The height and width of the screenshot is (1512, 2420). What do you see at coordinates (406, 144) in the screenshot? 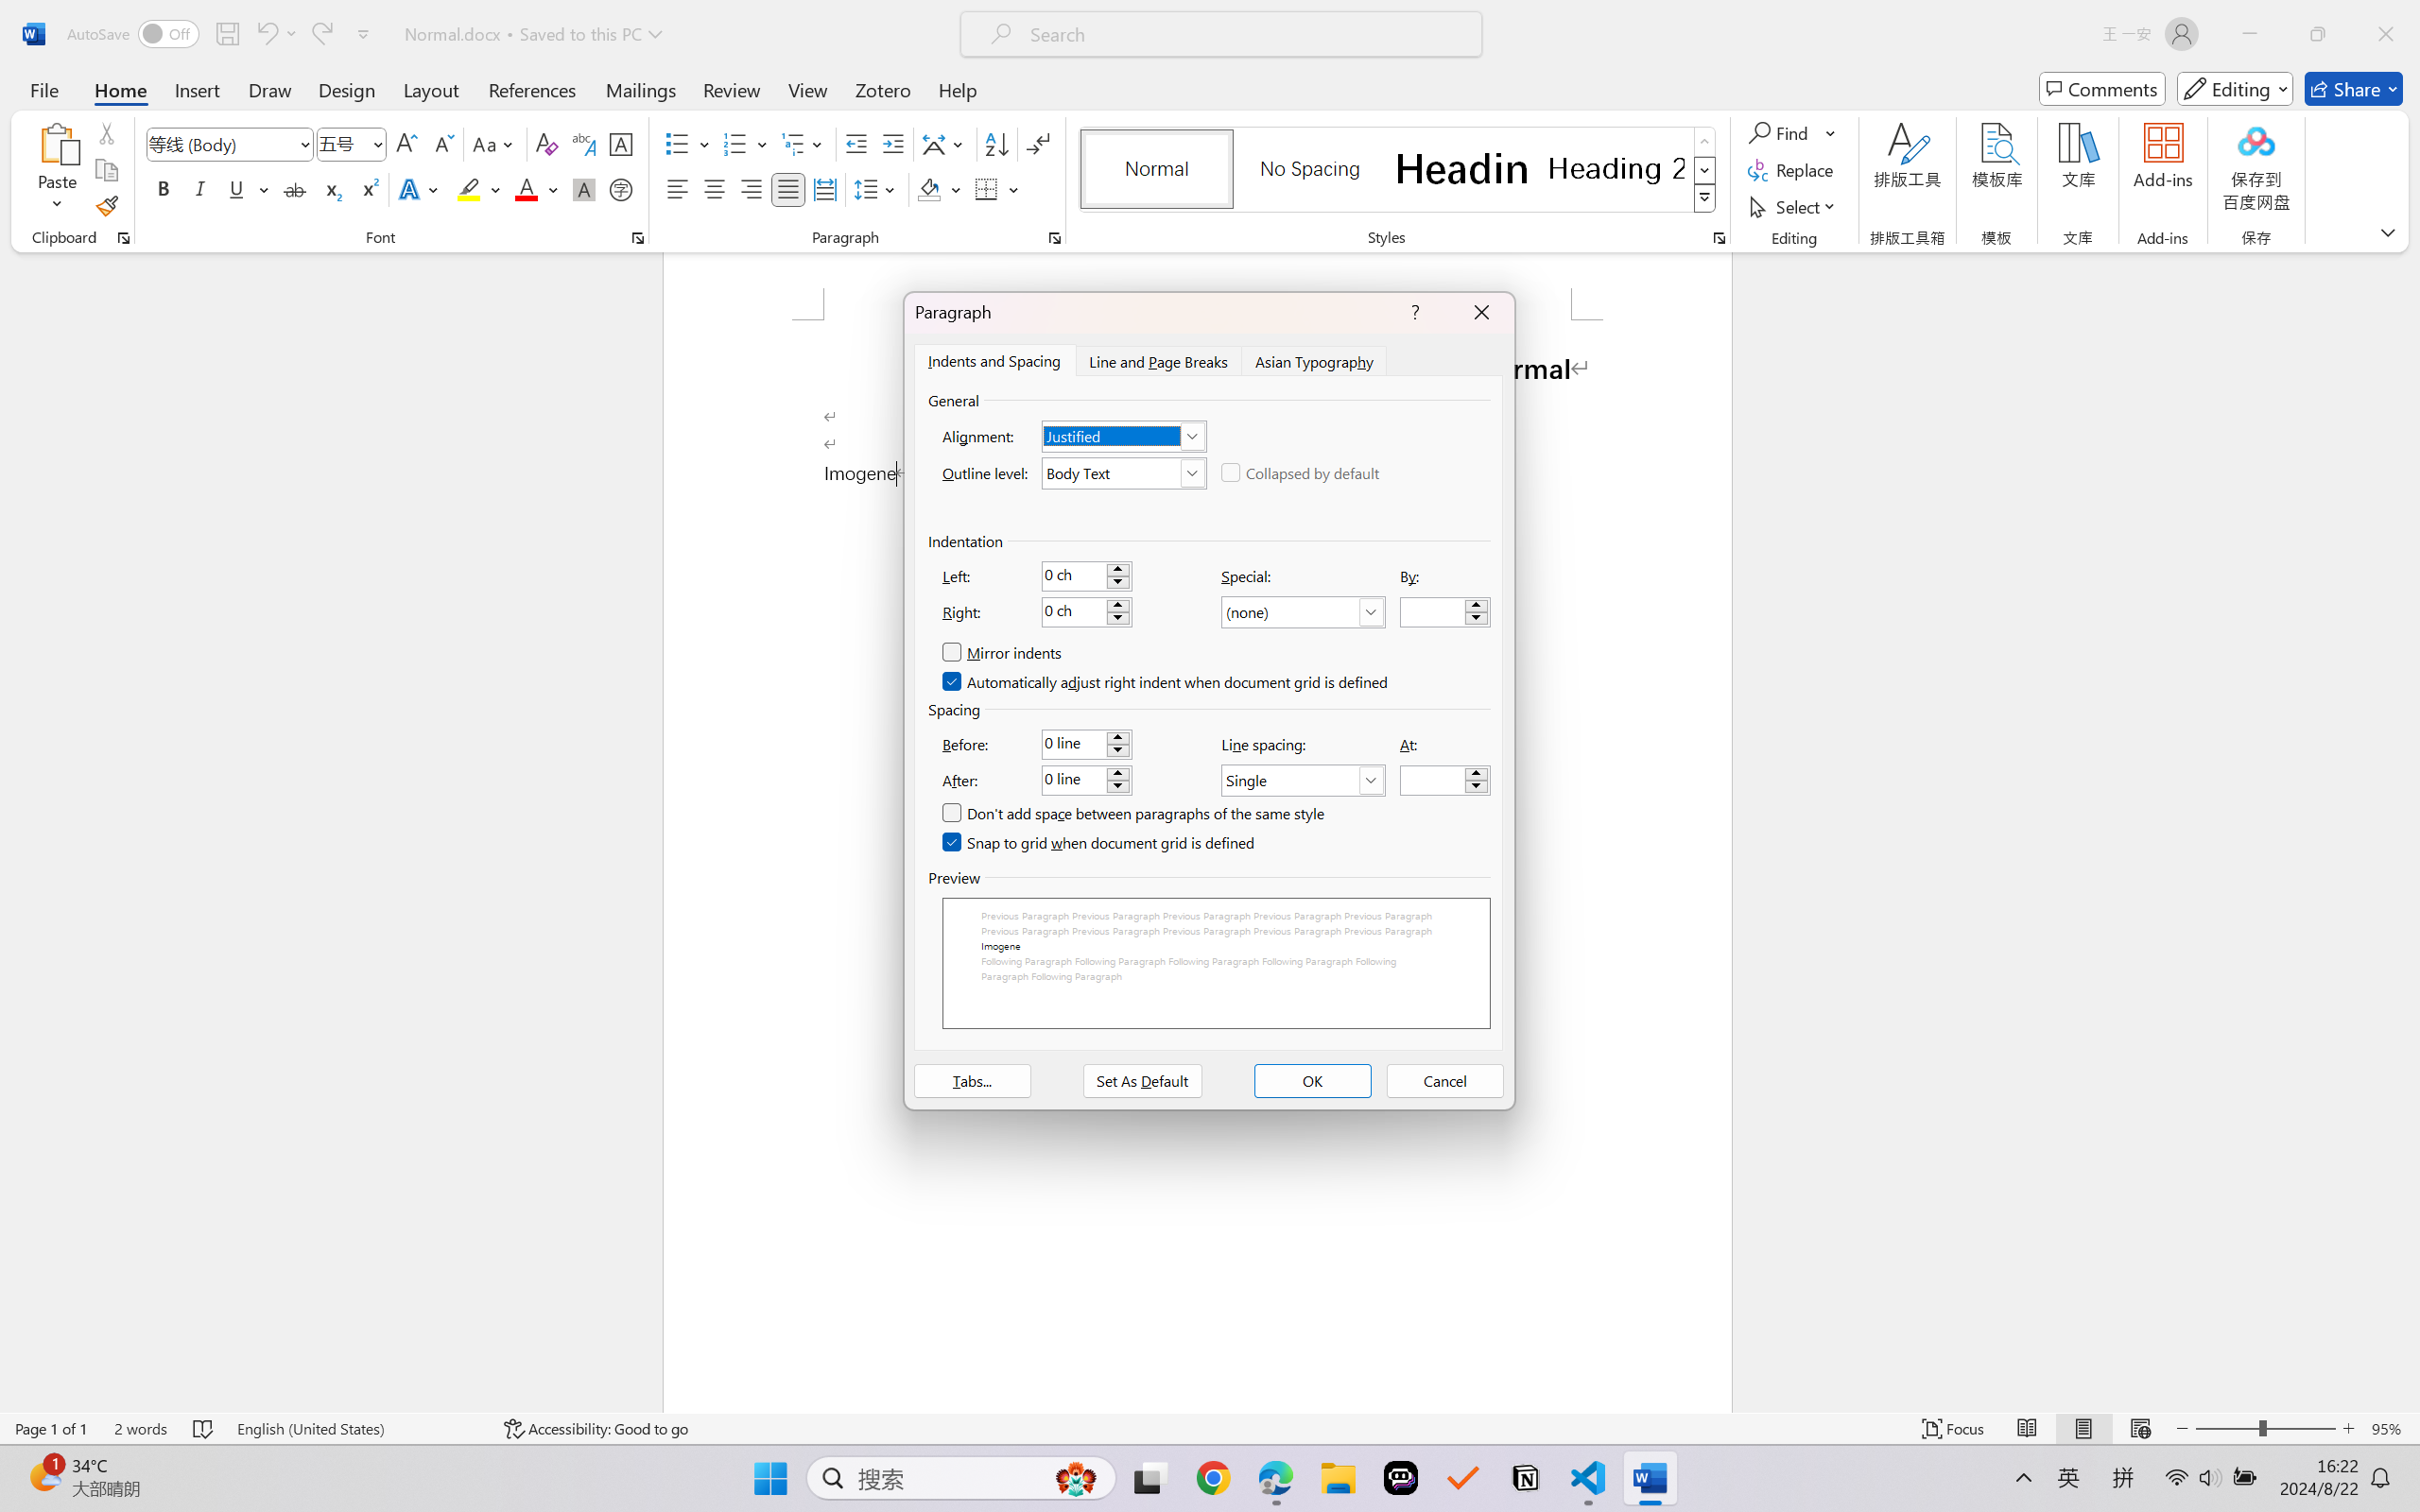
I see `'Grow Font'` at bounding box center [406, 144].